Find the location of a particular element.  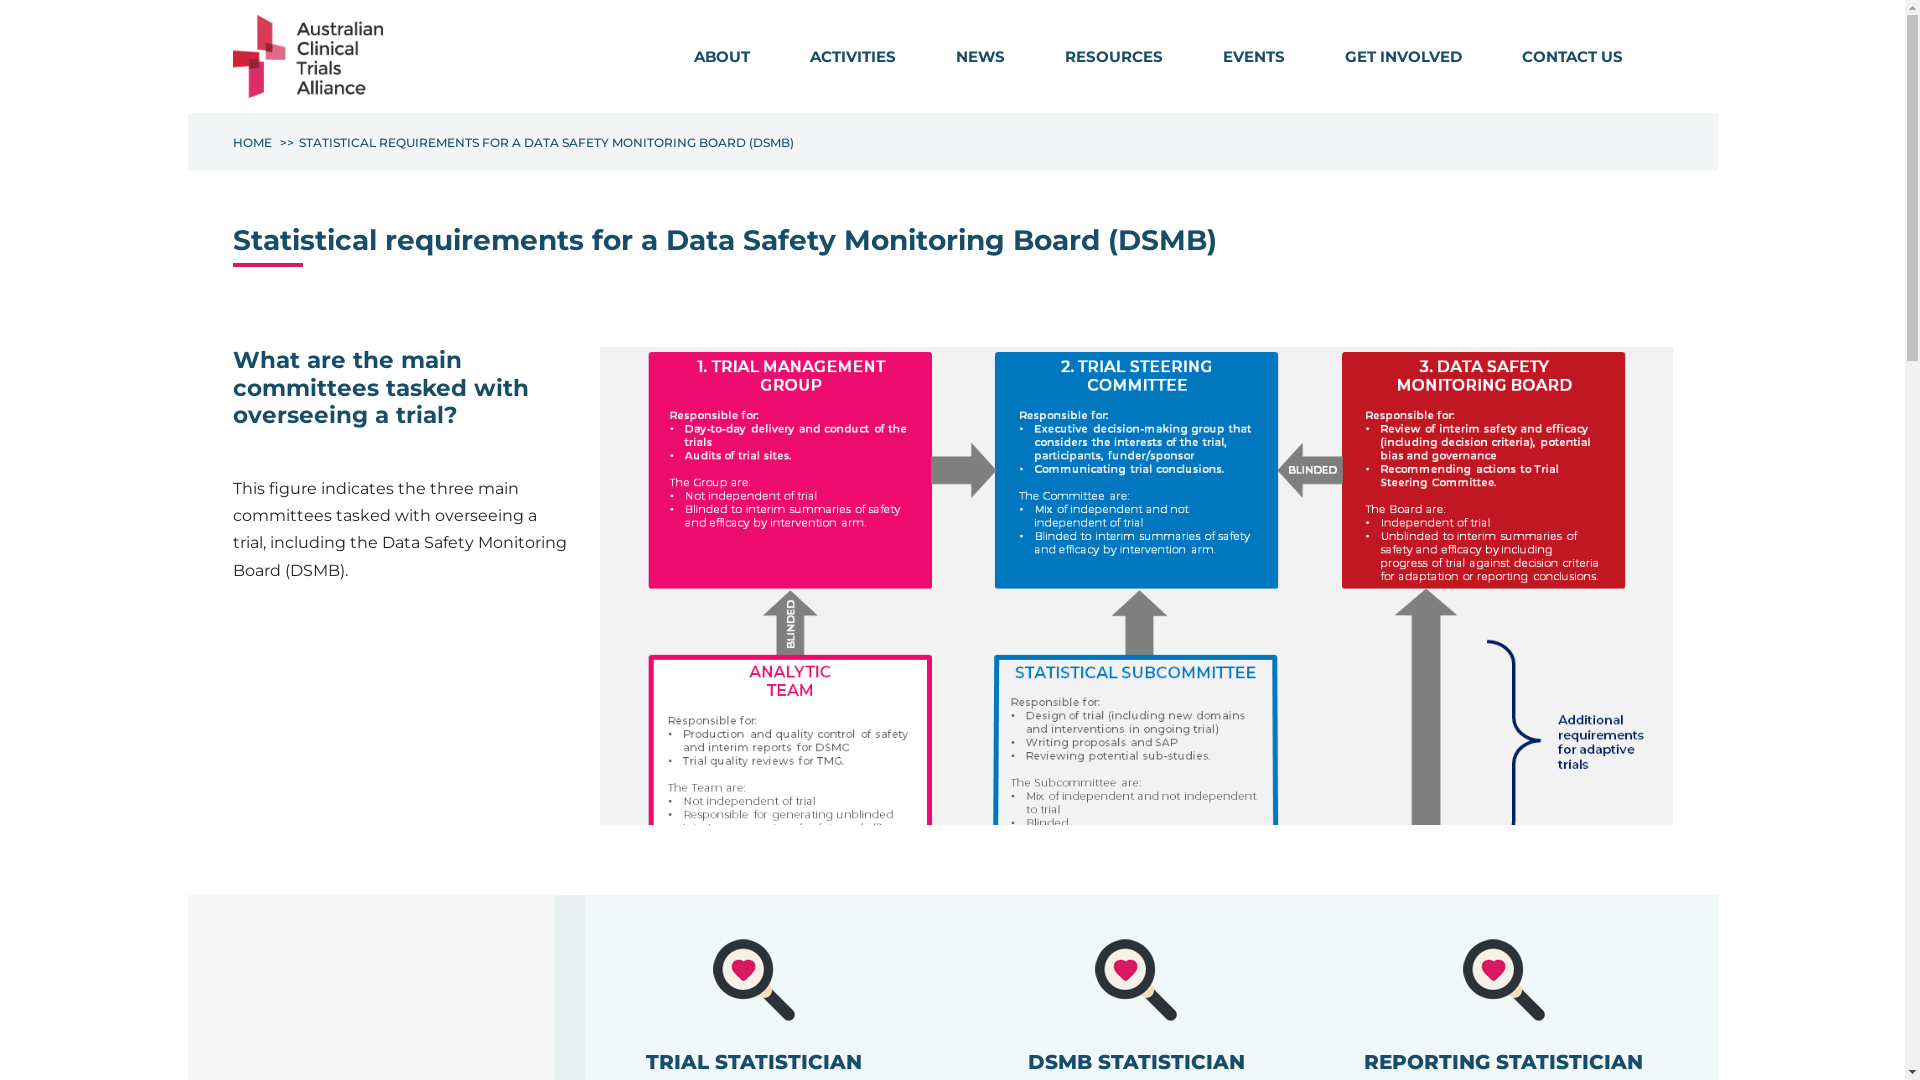

'Search form' is located at coordinates (1661, 59).